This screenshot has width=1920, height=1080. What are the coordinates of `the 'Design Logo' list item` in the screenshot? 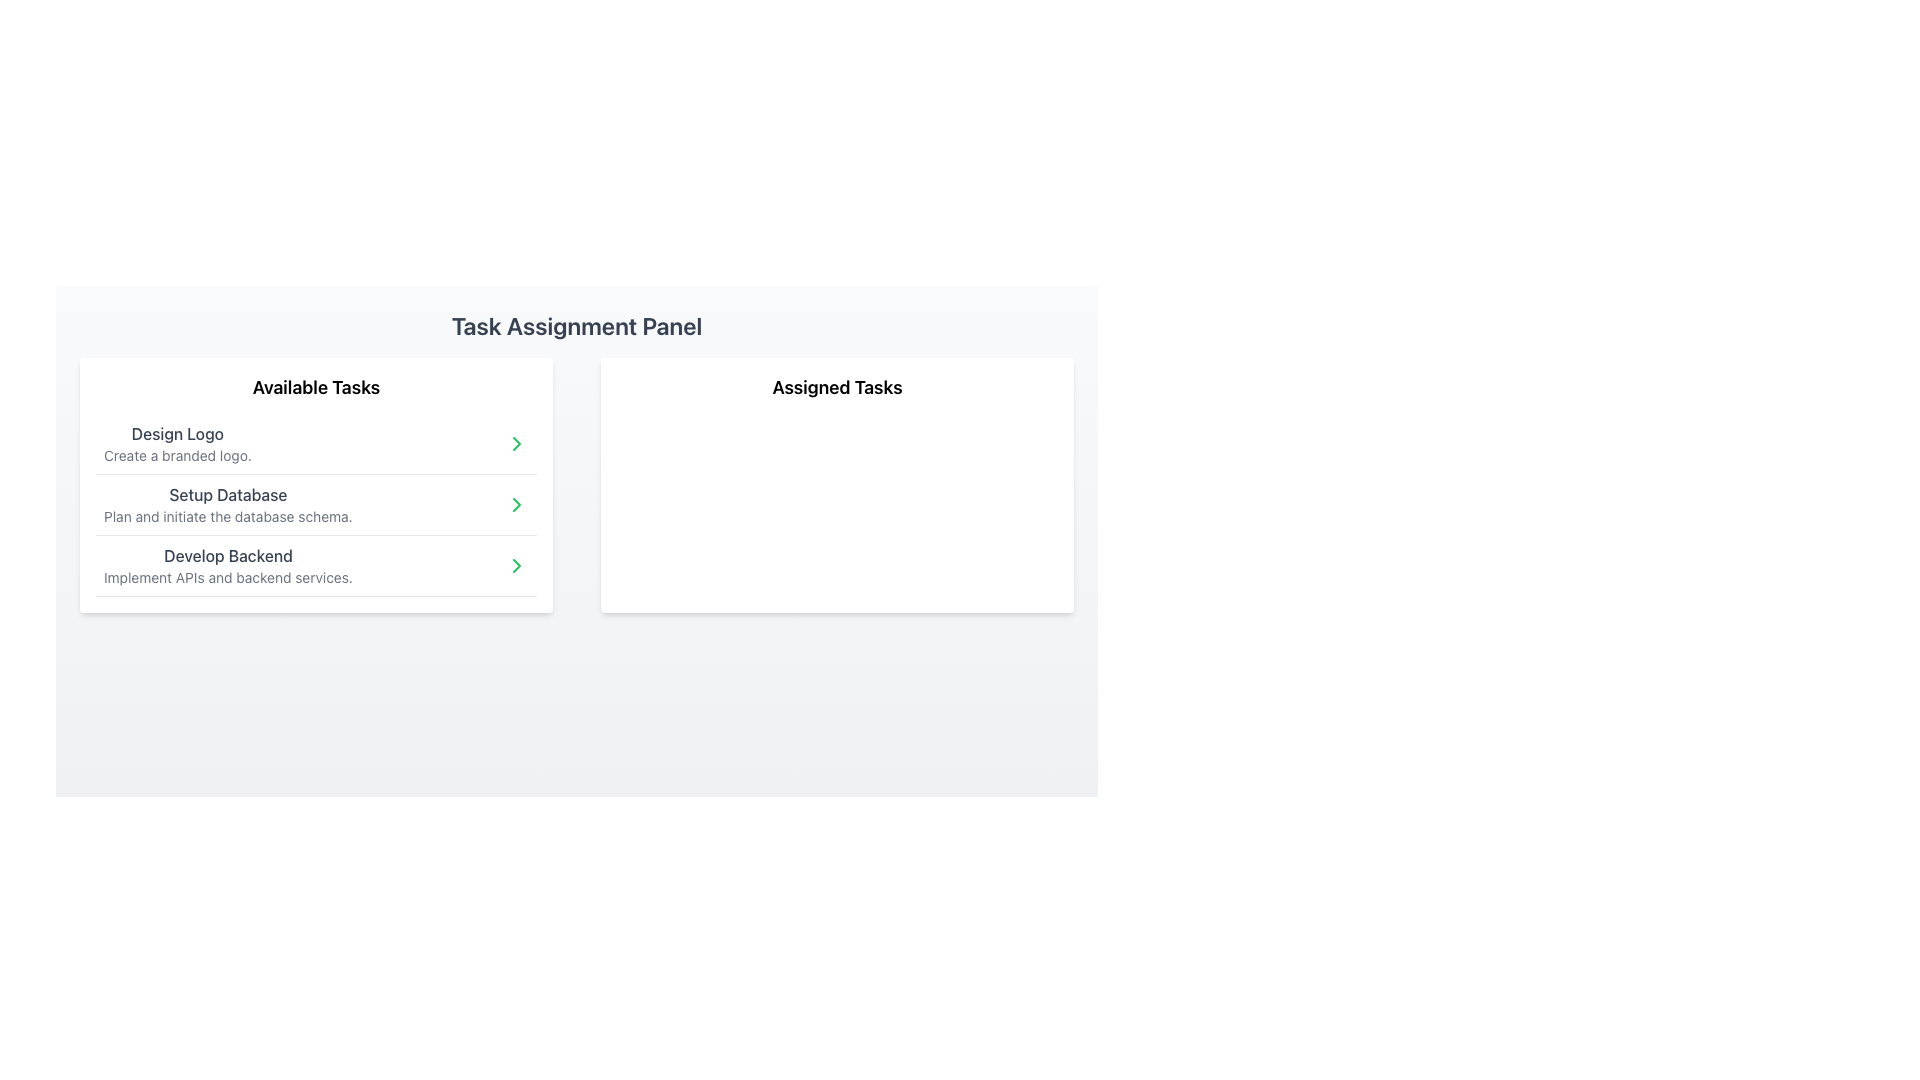 It's located at (315, 443).